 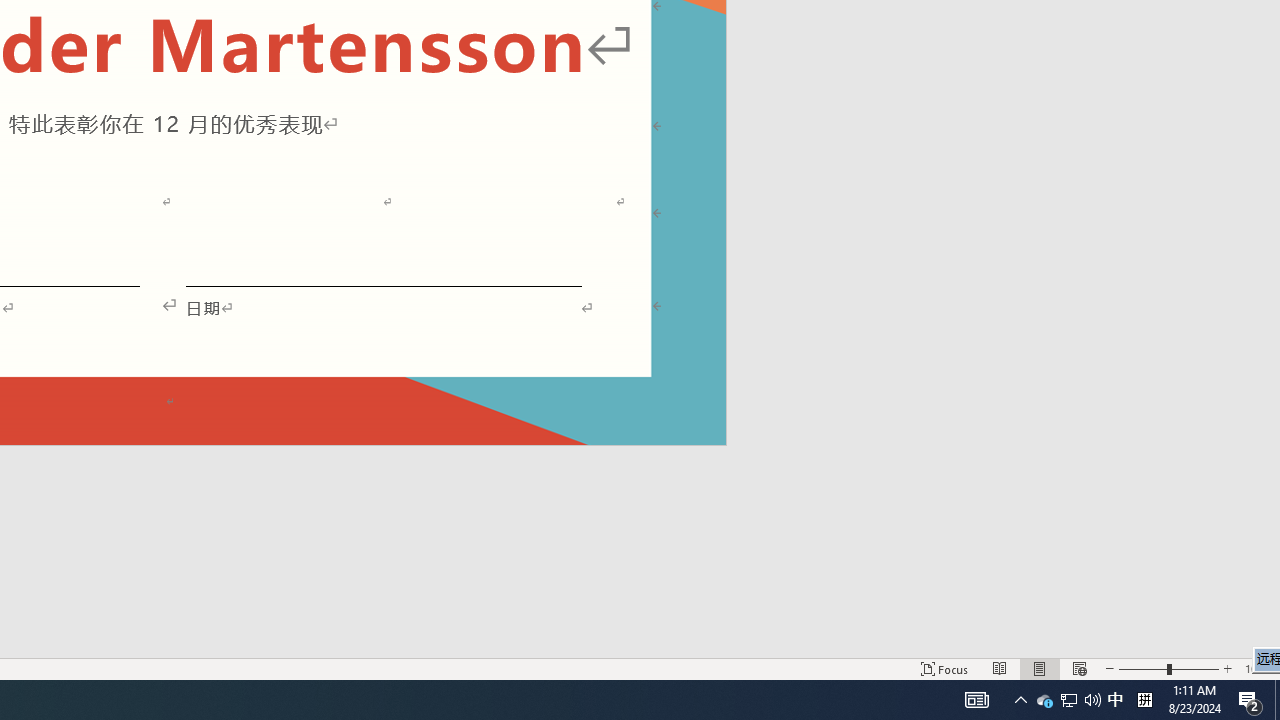 I want to click on 'Web Layout', so click(x=1078, y=669).